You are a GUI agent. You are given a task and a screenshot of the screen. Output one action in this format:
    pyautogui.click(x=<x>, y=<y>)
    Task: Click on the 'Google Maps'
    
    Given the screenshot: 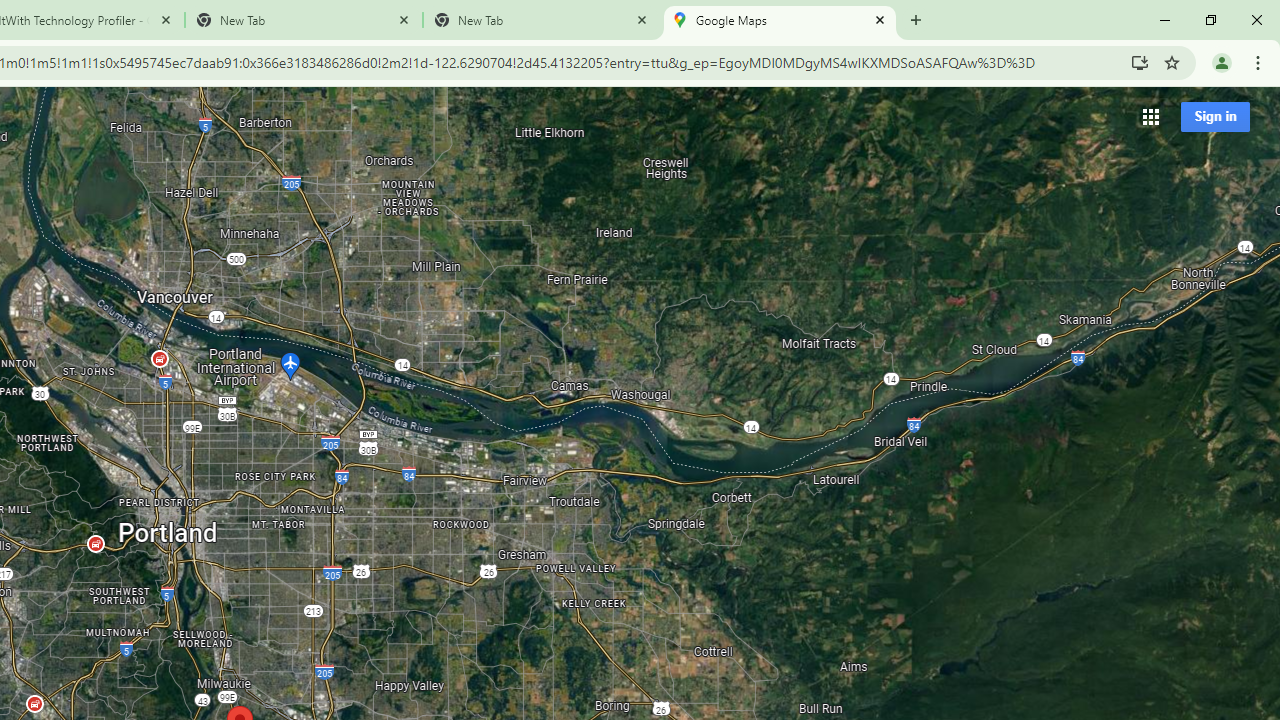 What is the action you would take?
    pyautogui.click(x=778, y=20)
    